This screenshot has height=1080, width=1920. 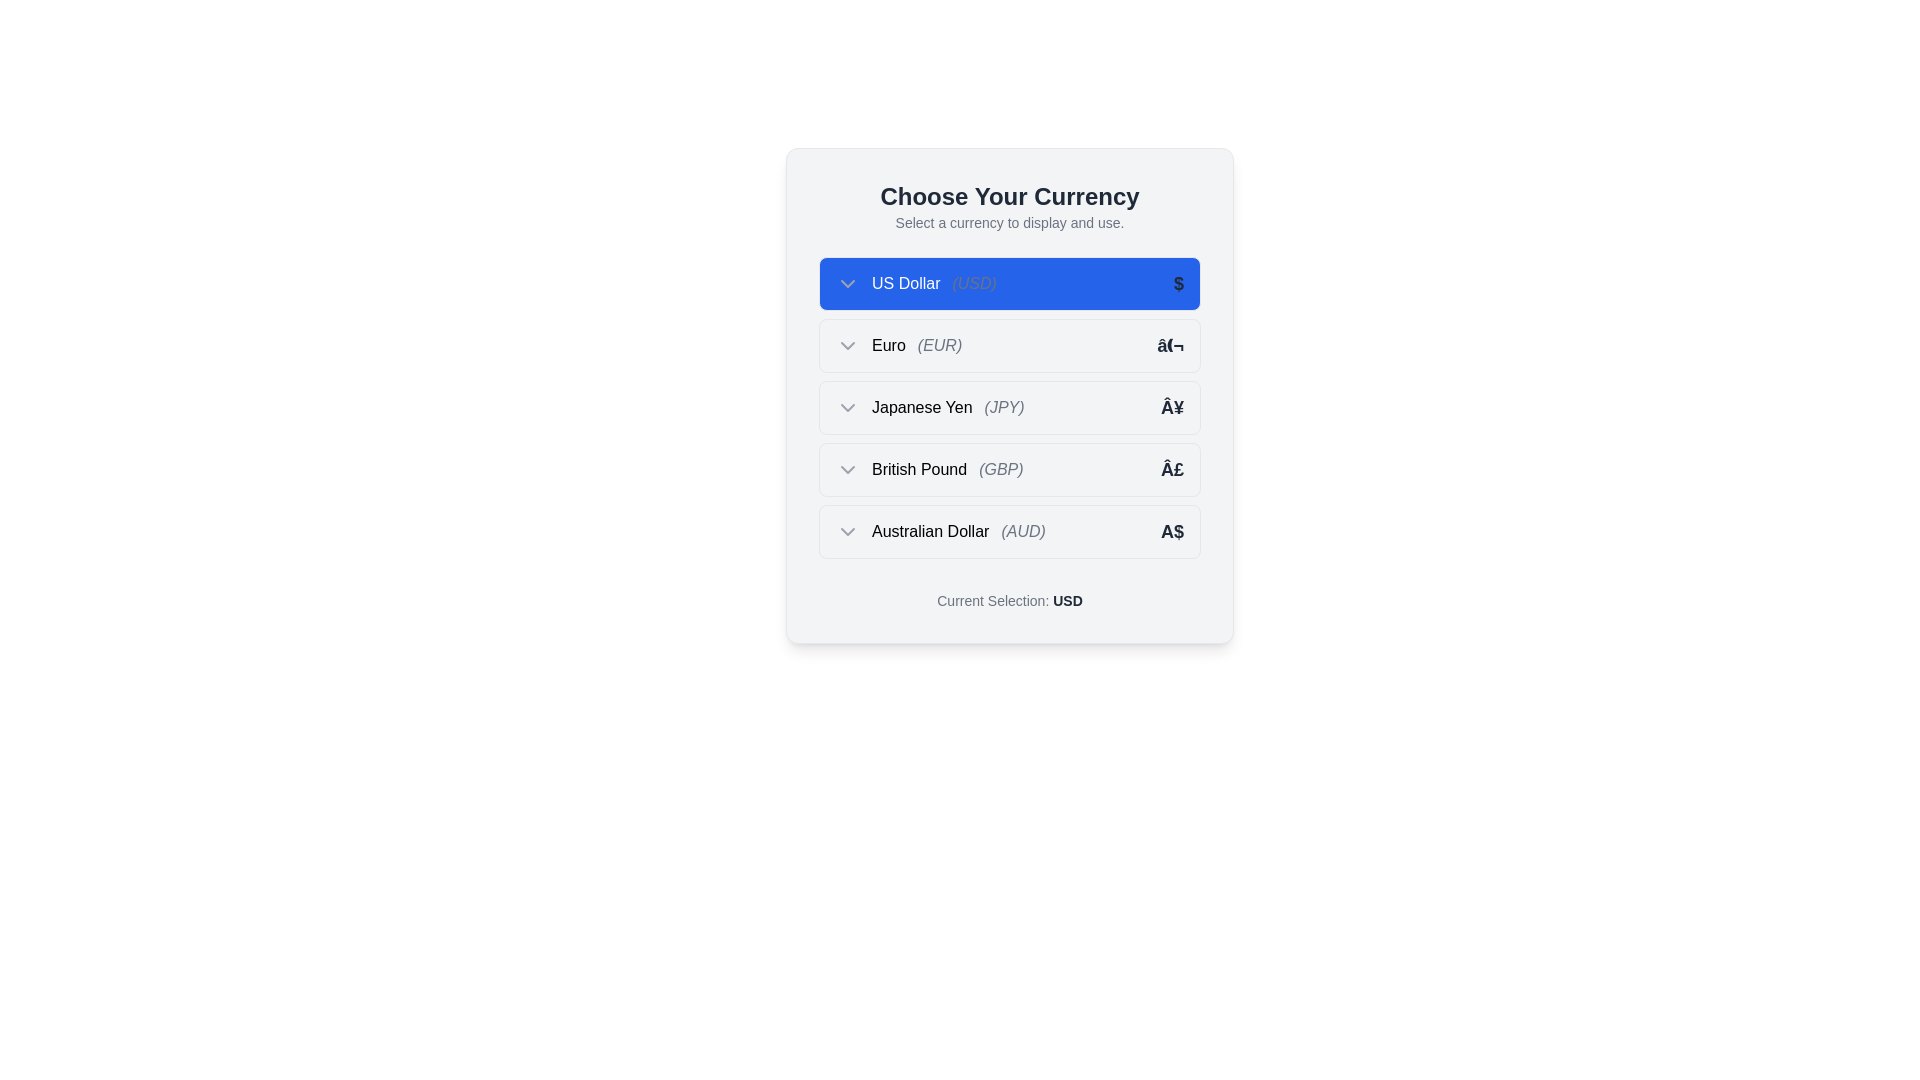 What do you see at coordinates (848, 407) in the screenshot?
I see `the Dropdown Chevron Icon located in the third row of the currency selection list, which is aligned to the left of the label 'Japanese Yen (JPY)'` at bounding box center [848, 407].